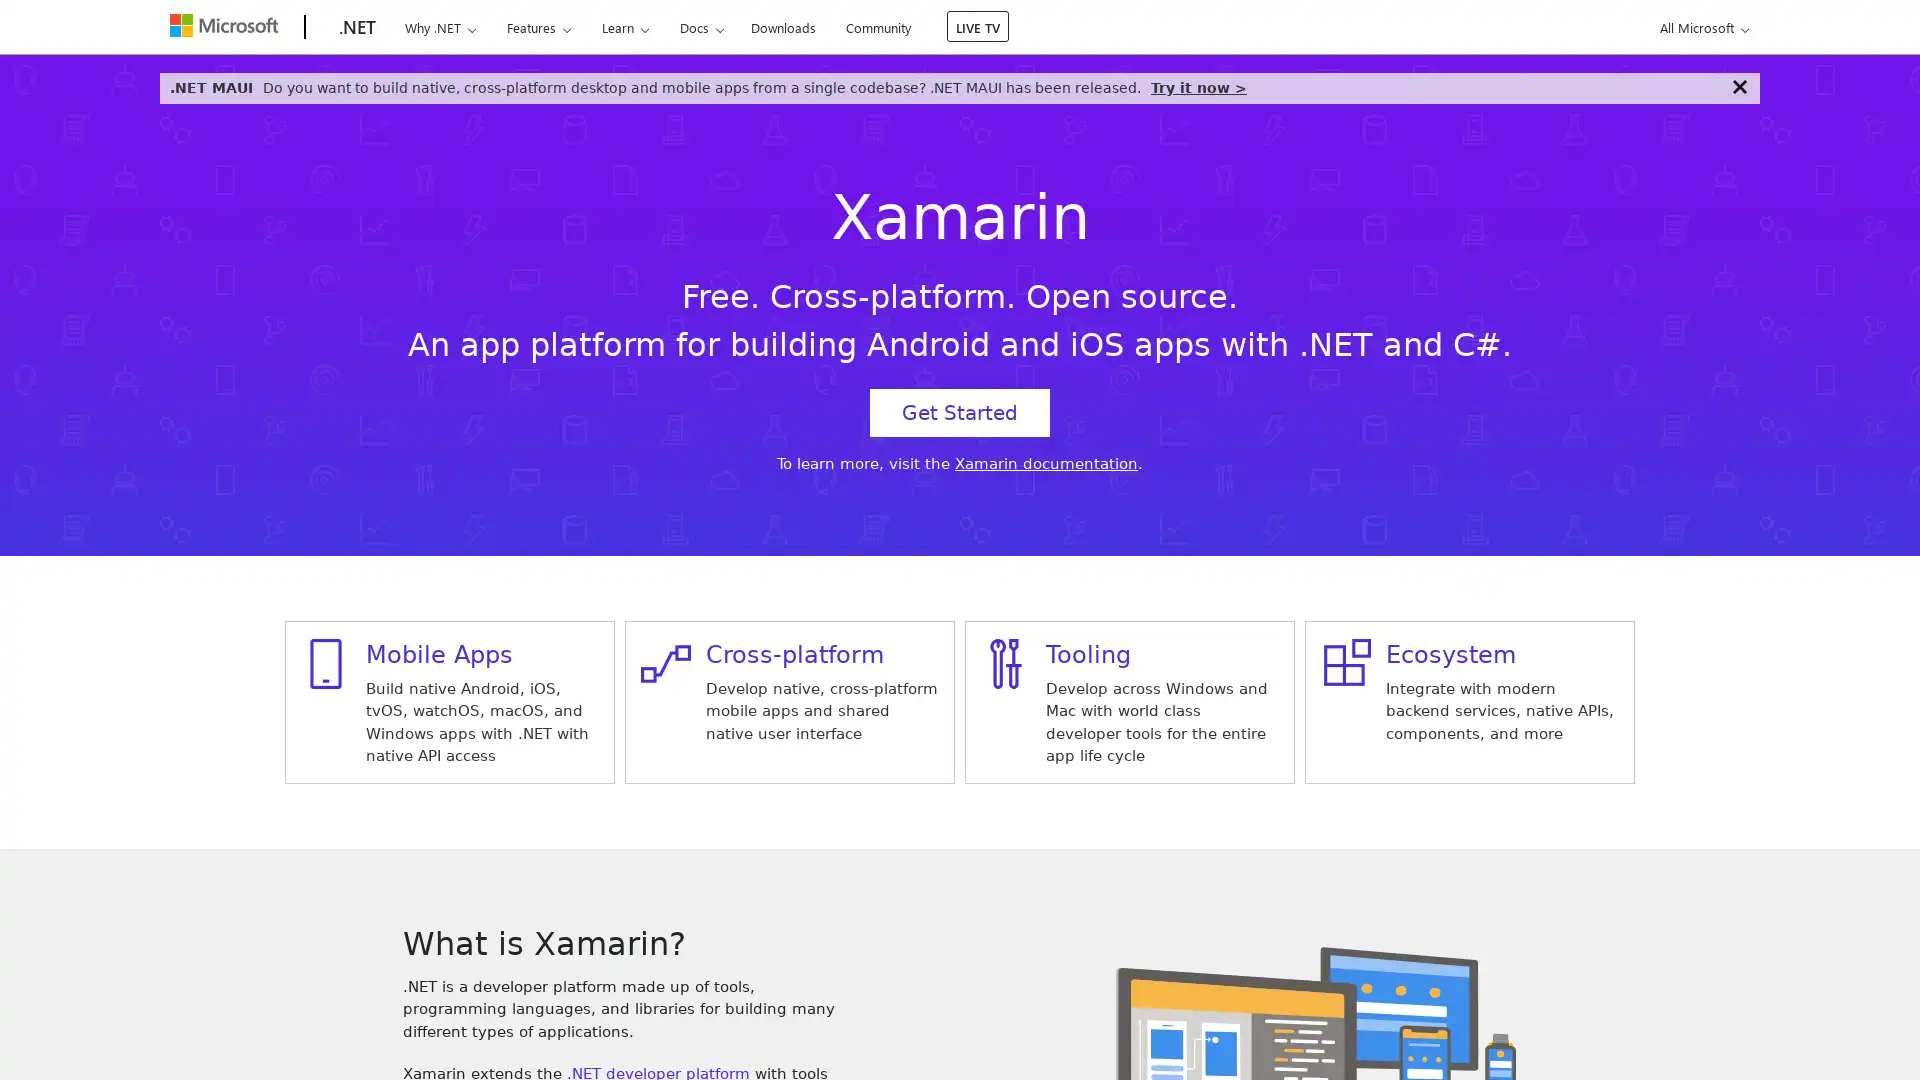  What do you see at coordinates (538, 27) in the screenshot?
I see `Features` at bounding box center [538, 27].